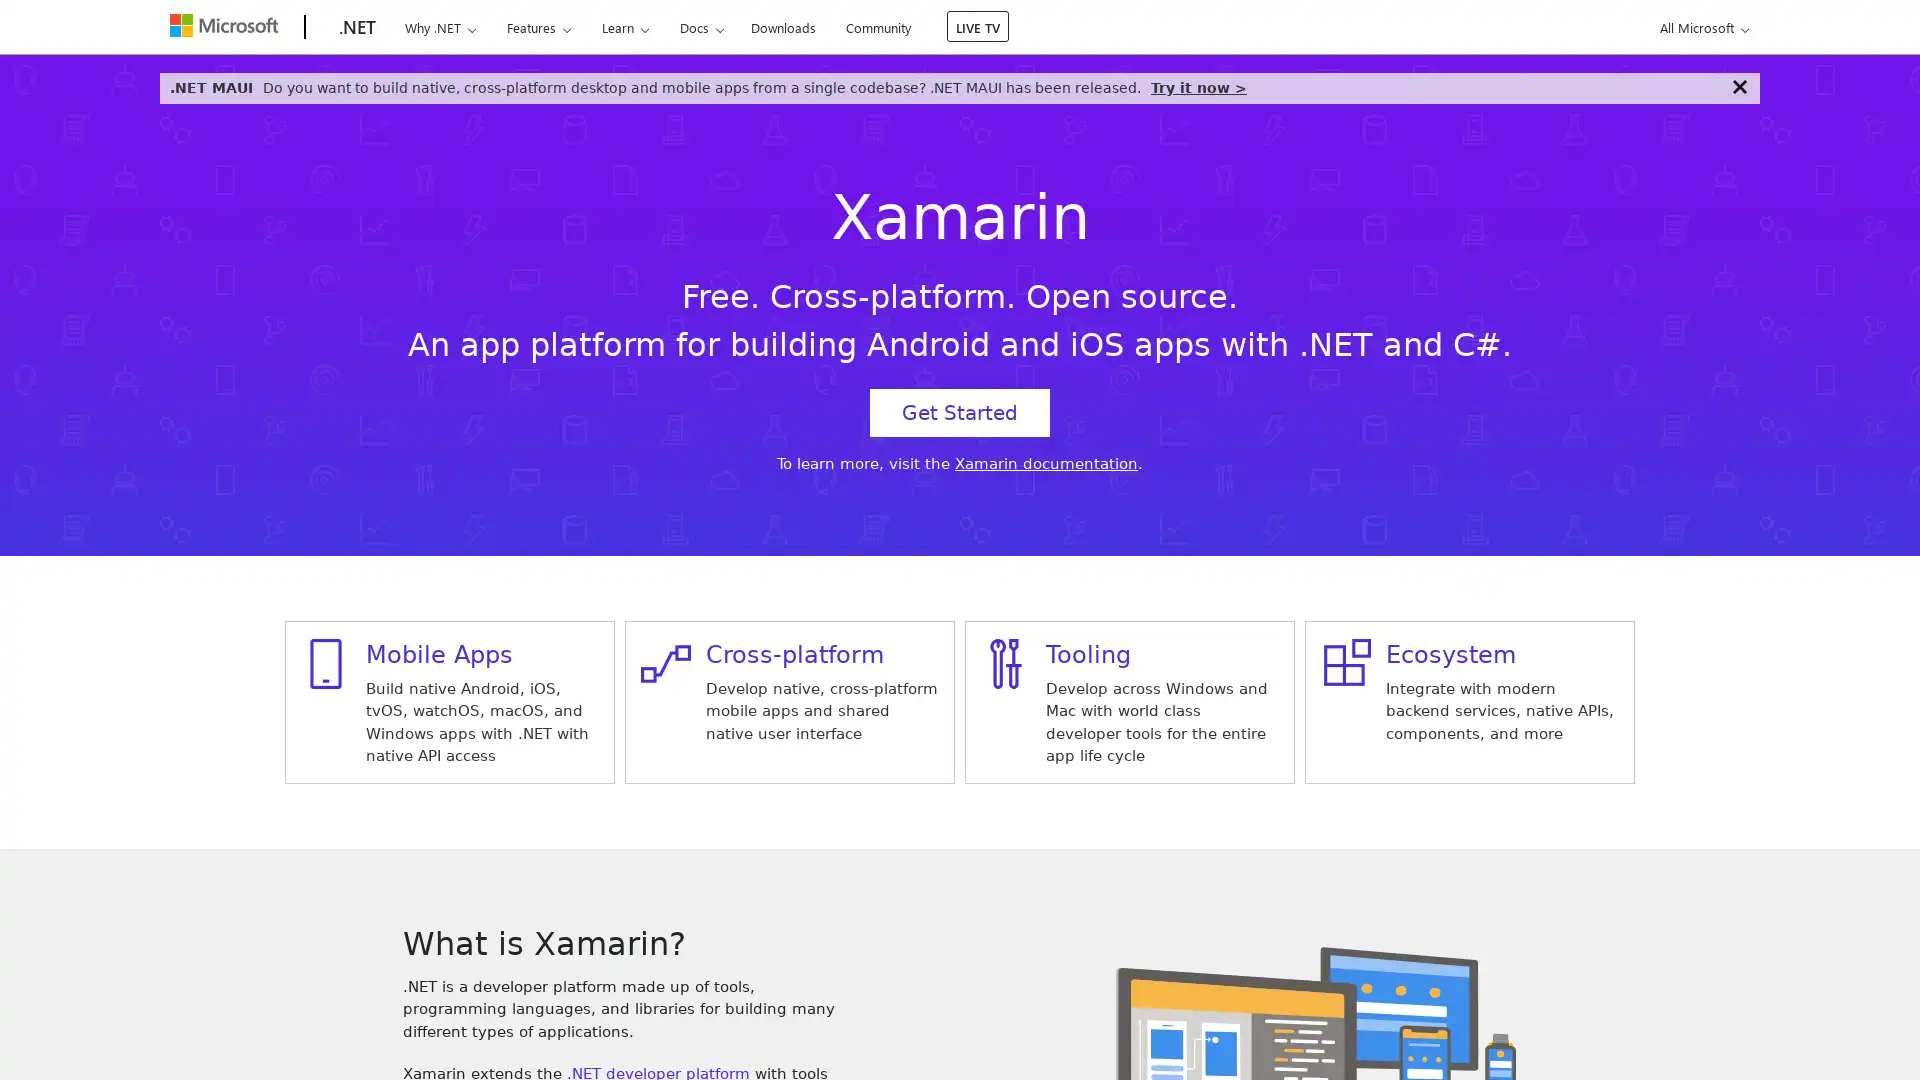  What do you see at coordinates (538, 27) in the screenshot?
I see `Features` at bounding box center [538, 27].